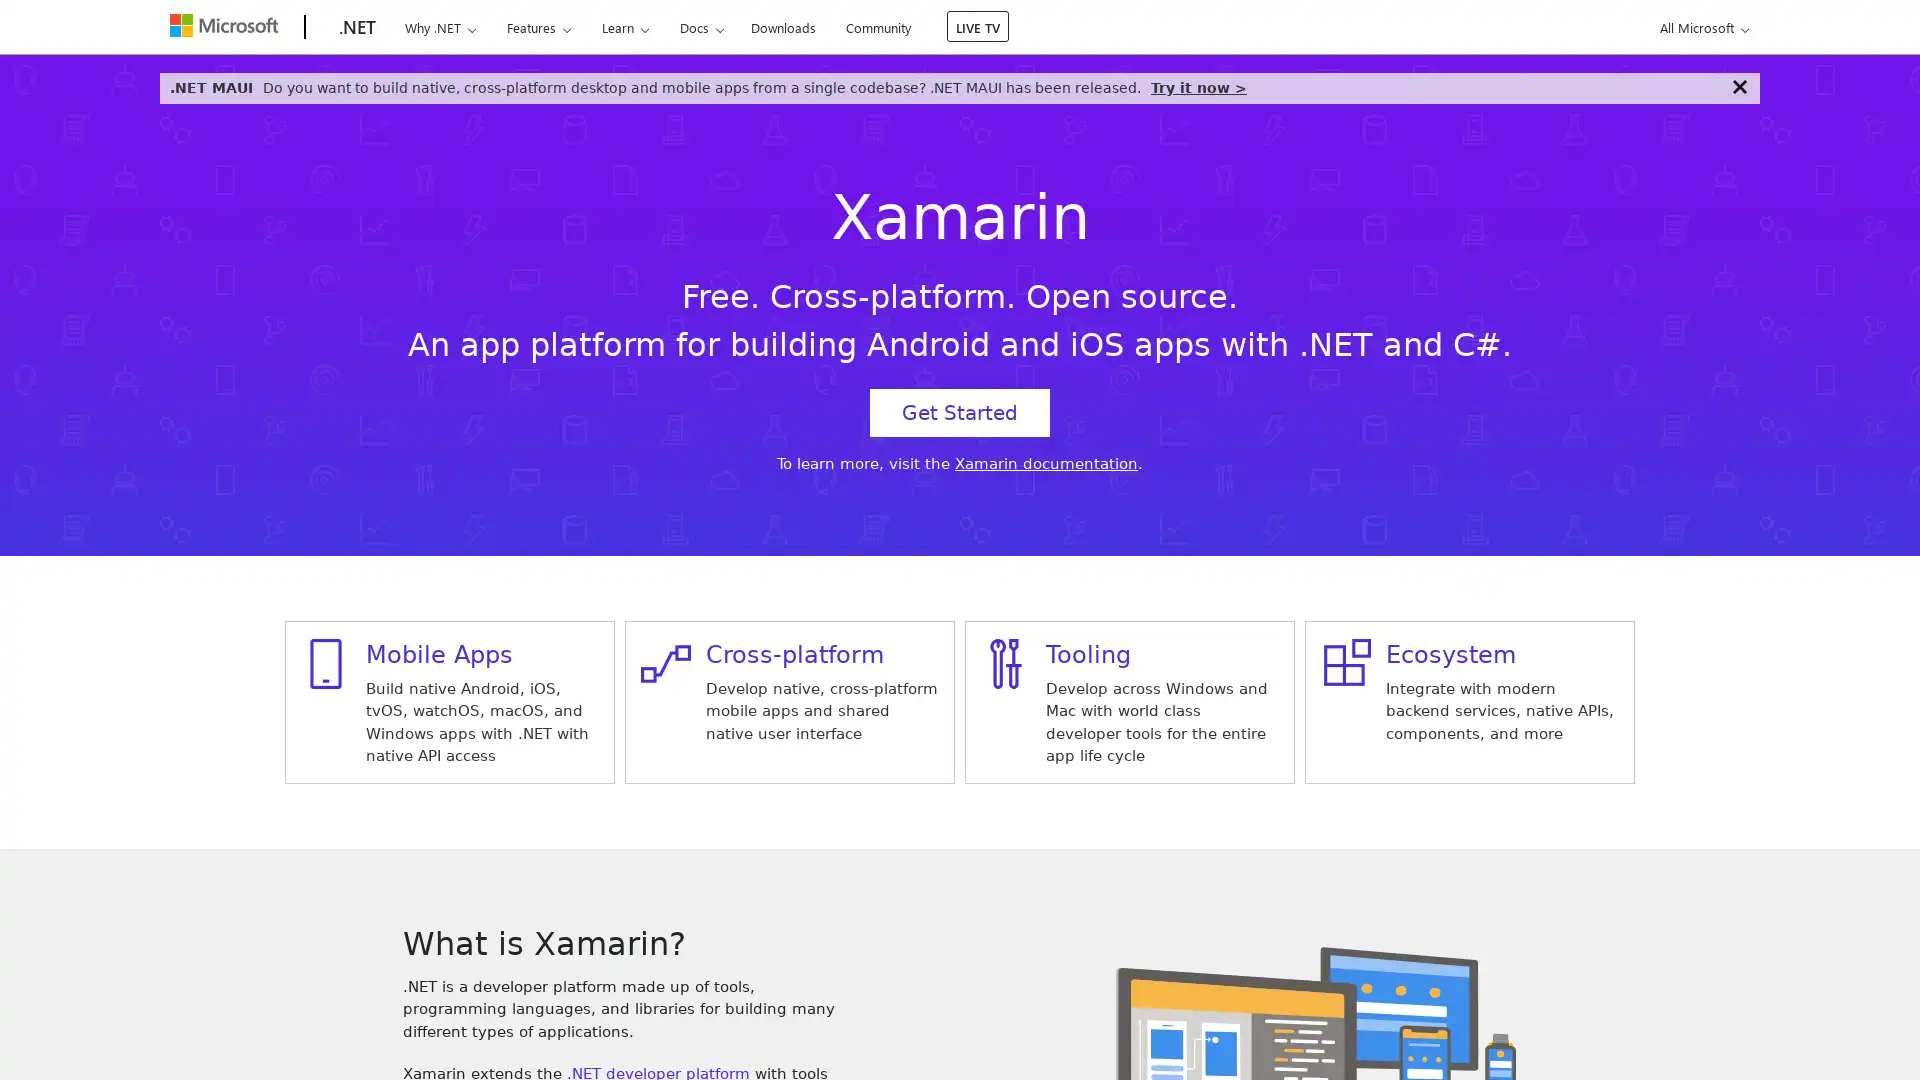  What do you see at coordinates (538, 27) in the screenshot?
I see `Features` at bounding box center [538, 27].